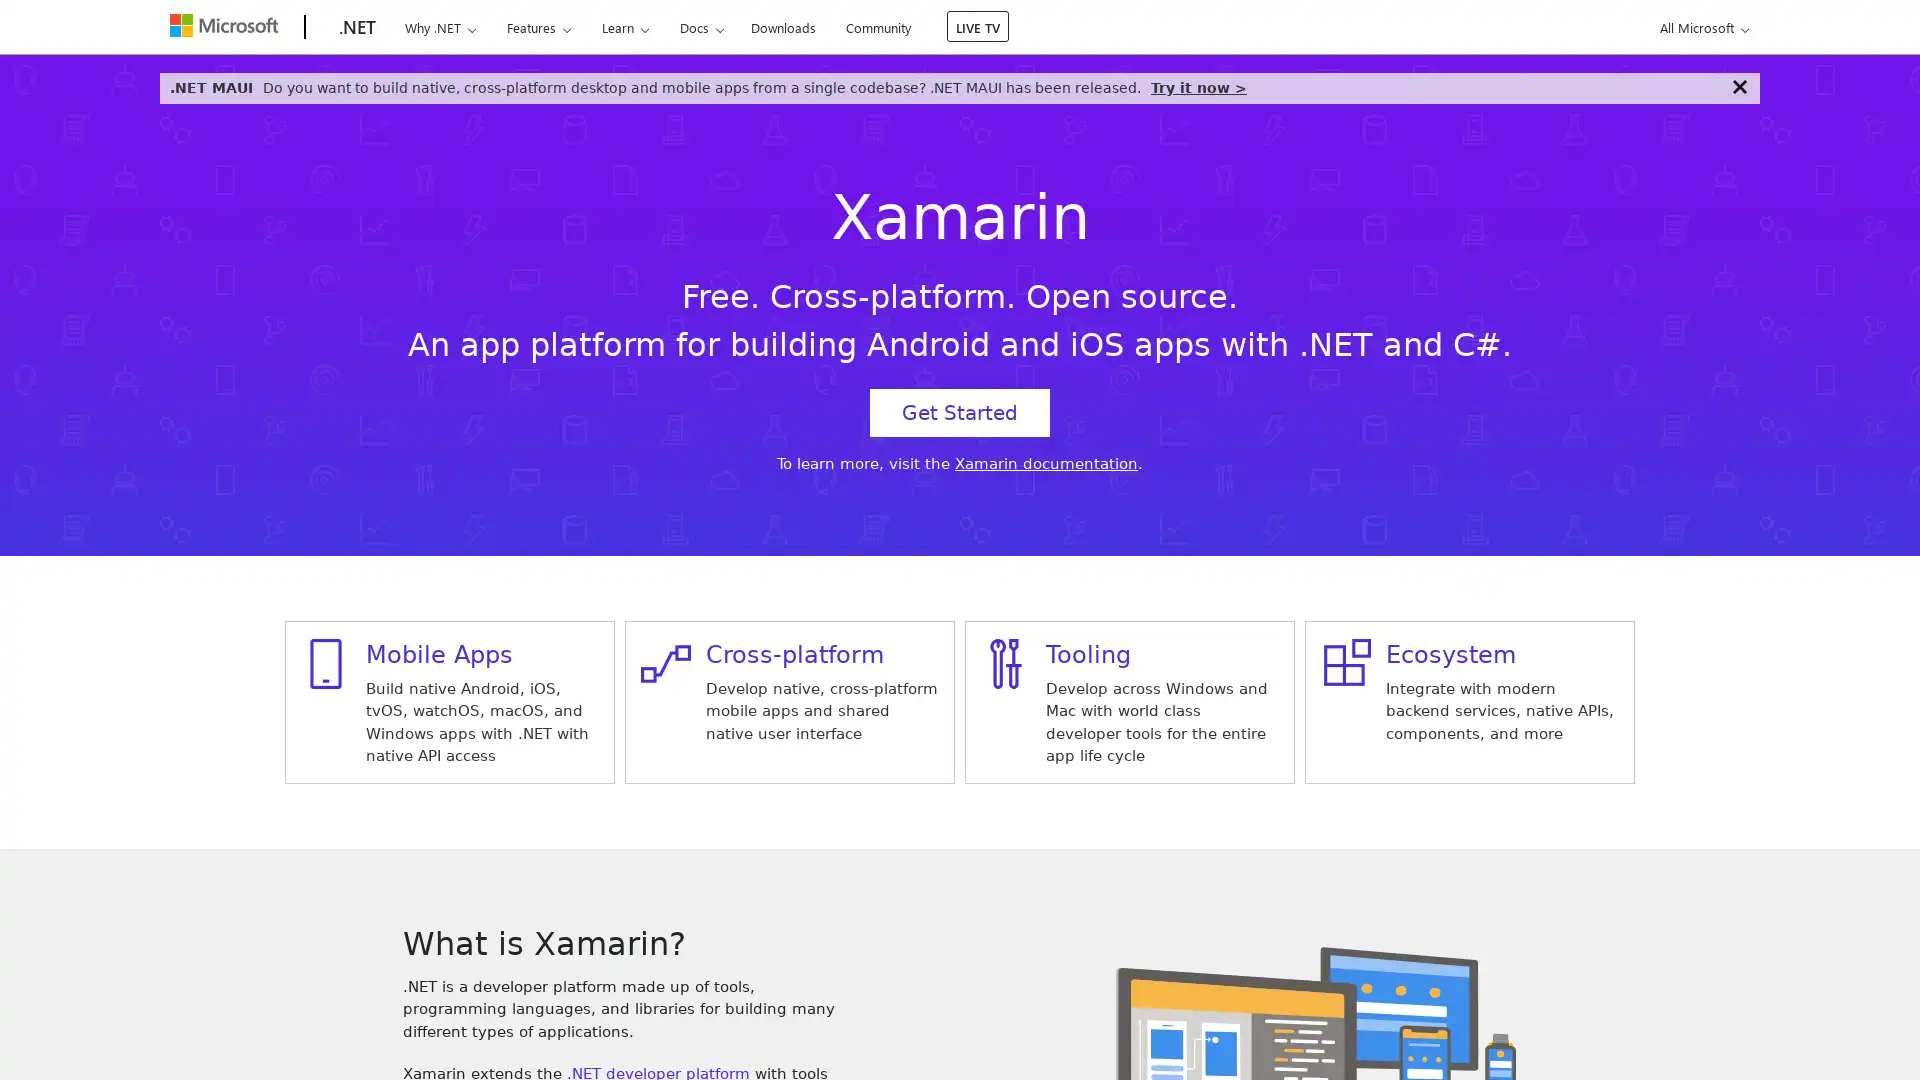  What do you see at coordinates (538, 27) in the screenshot?
I see `Features` at bounding box center [538, 27].